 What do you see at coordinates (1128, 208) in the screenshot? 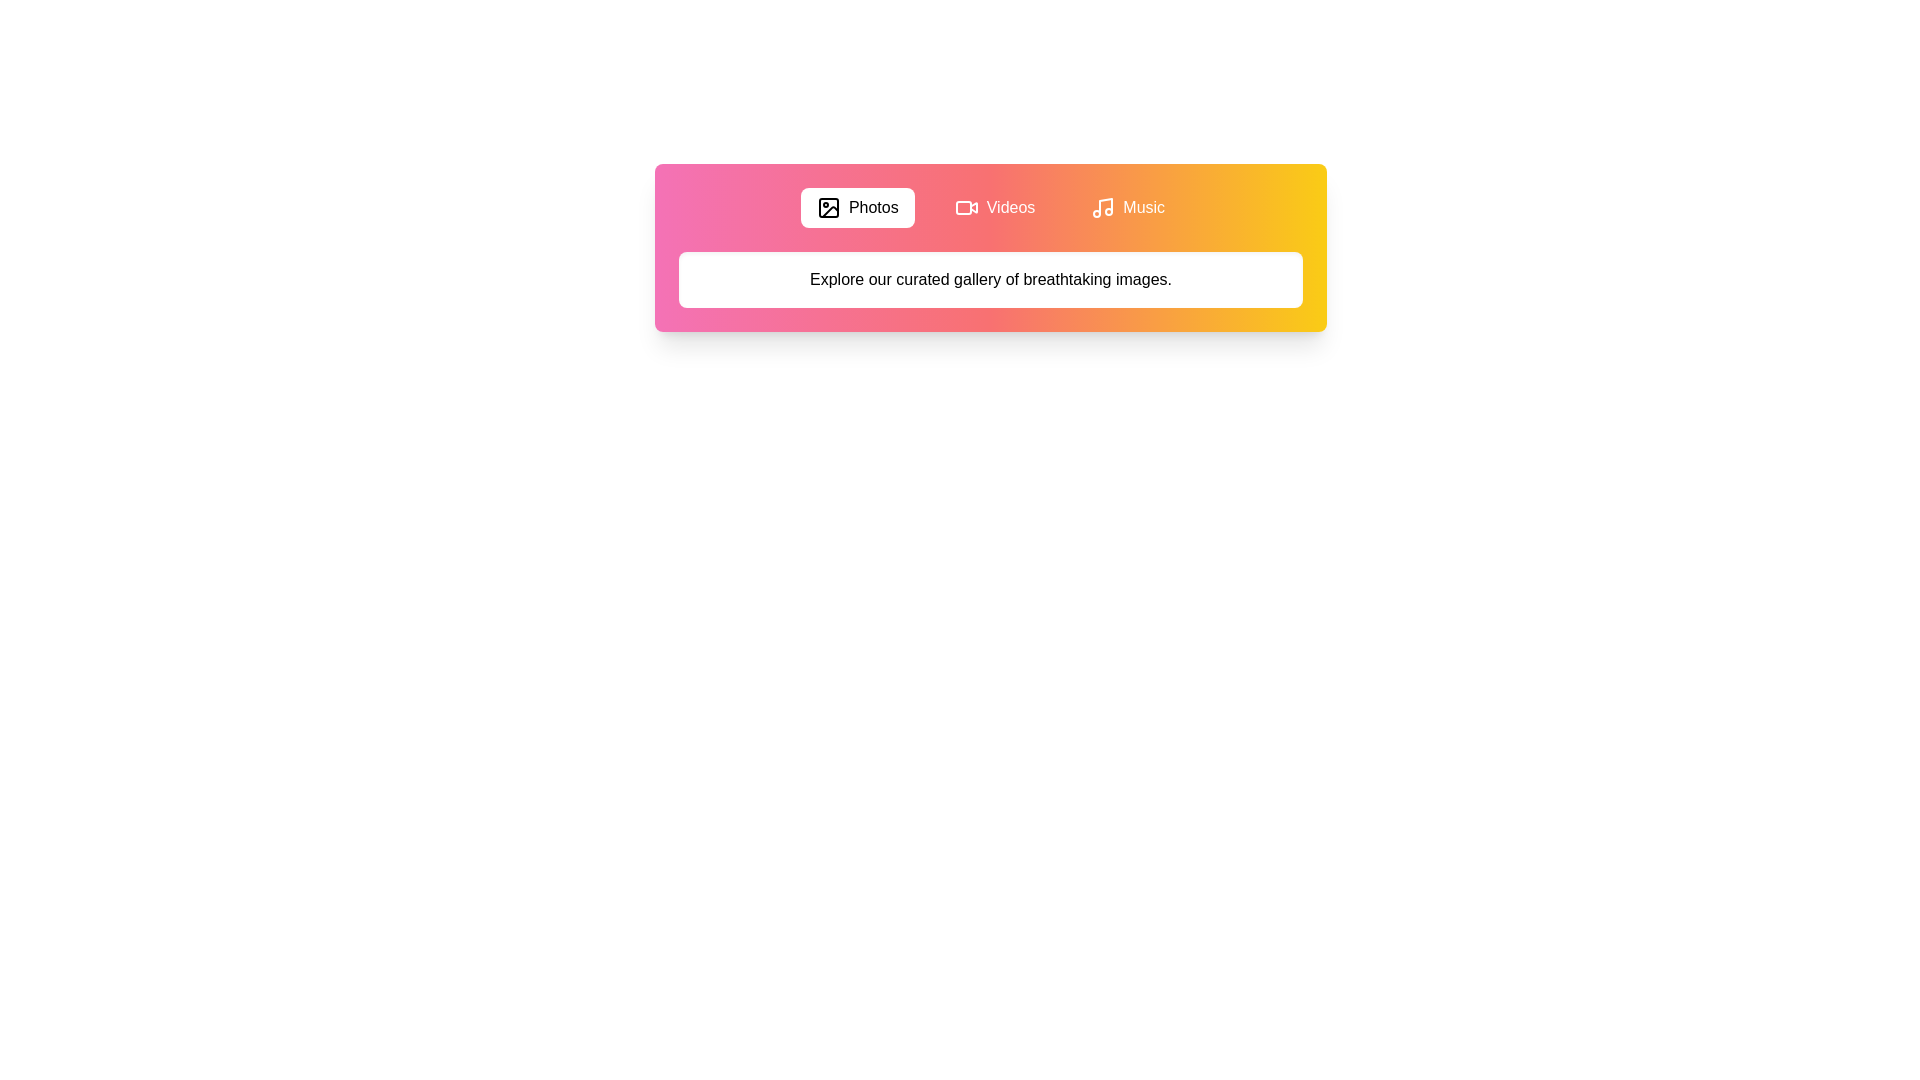
I see `the Music tab by clicking its button` at bounding box center [1128, 208].